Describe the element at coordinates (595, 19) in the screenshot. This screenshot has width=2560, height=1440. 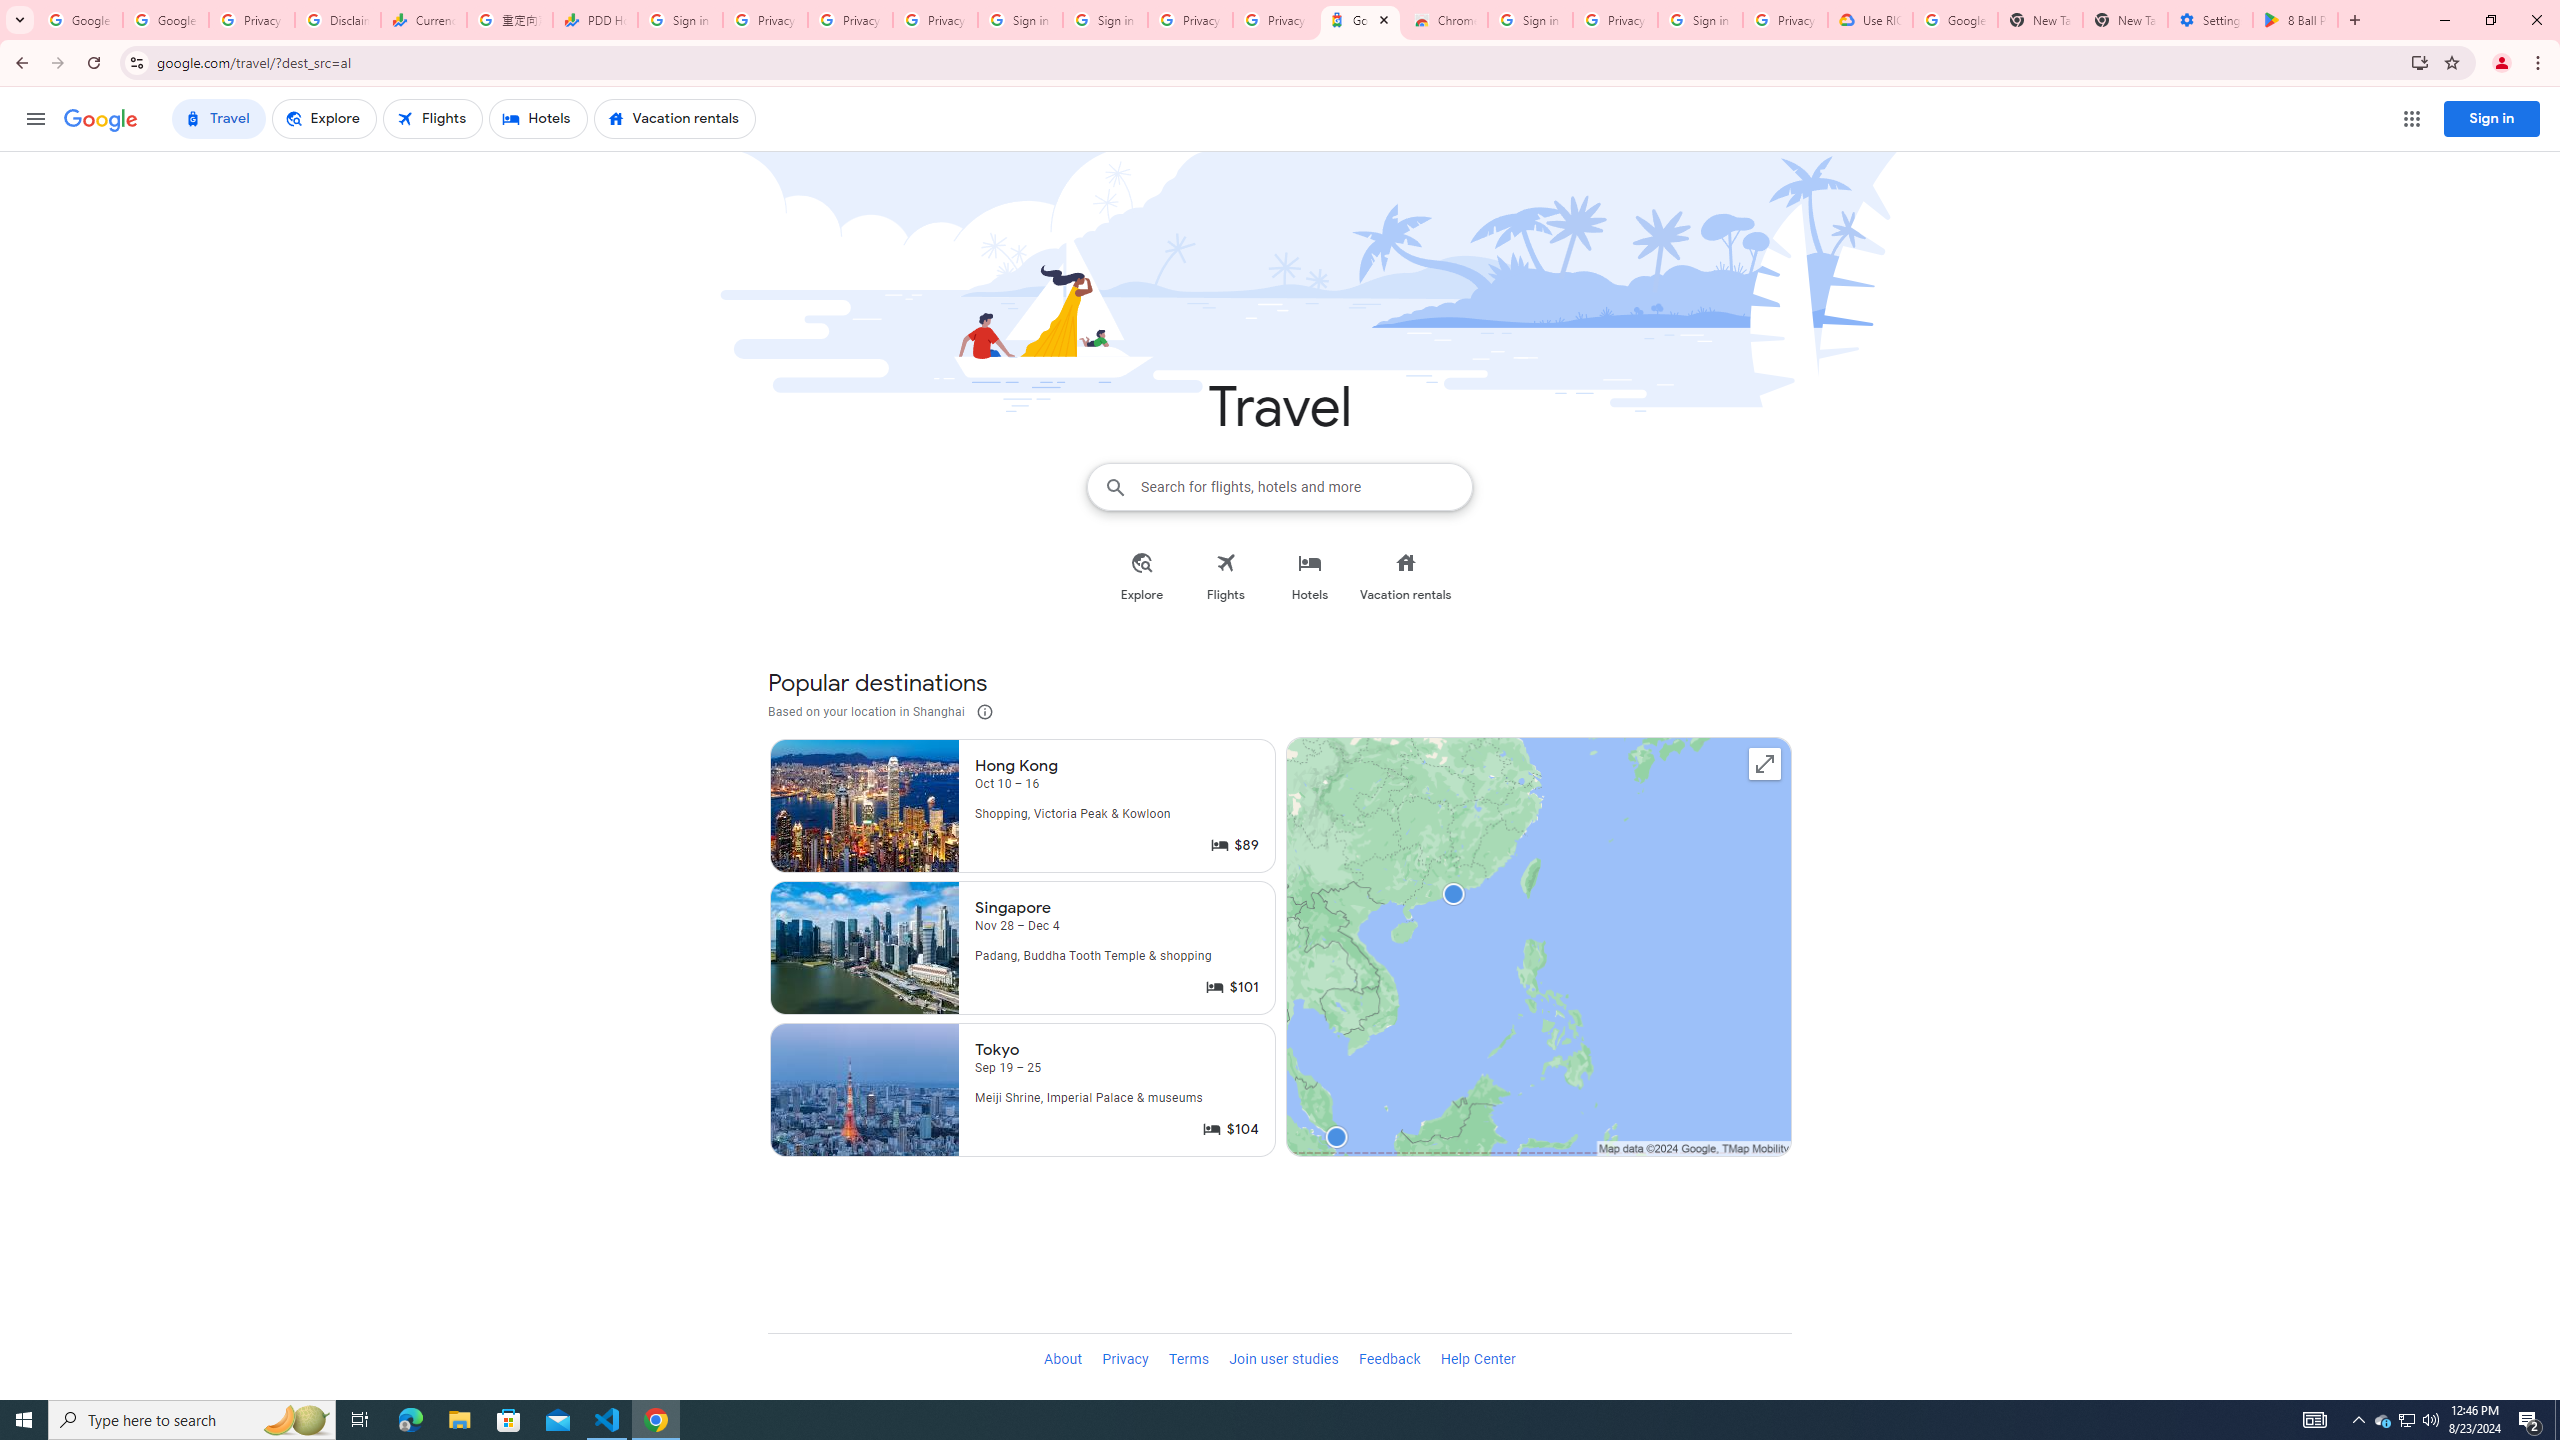
I see `'PDD Holdings Inc - ADR (PDD) Price & News - Google Finance'` at that location.